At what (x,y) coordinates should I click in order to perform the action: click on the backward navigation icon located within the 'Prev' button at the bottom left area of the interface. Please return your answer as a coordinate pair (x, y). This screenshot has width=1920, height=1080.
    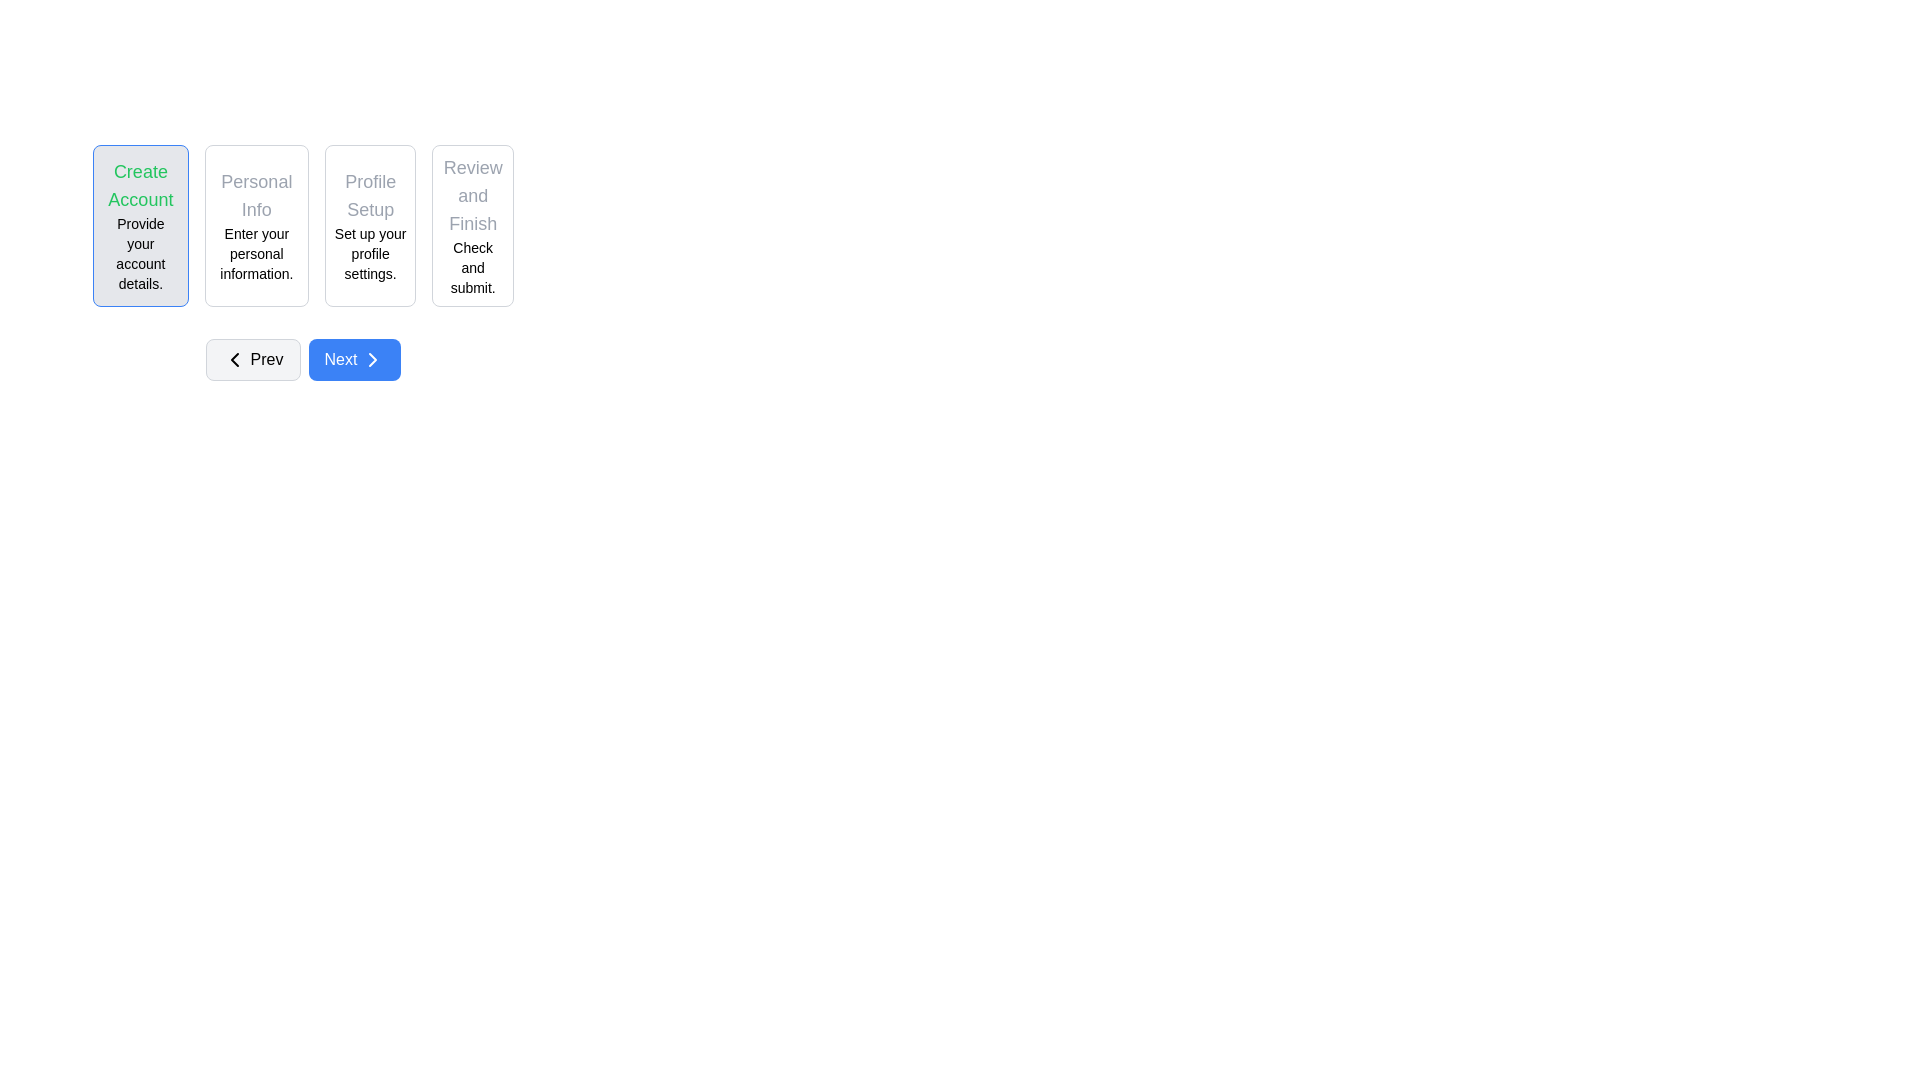
    Looking at the image, I should click on (234, 358).